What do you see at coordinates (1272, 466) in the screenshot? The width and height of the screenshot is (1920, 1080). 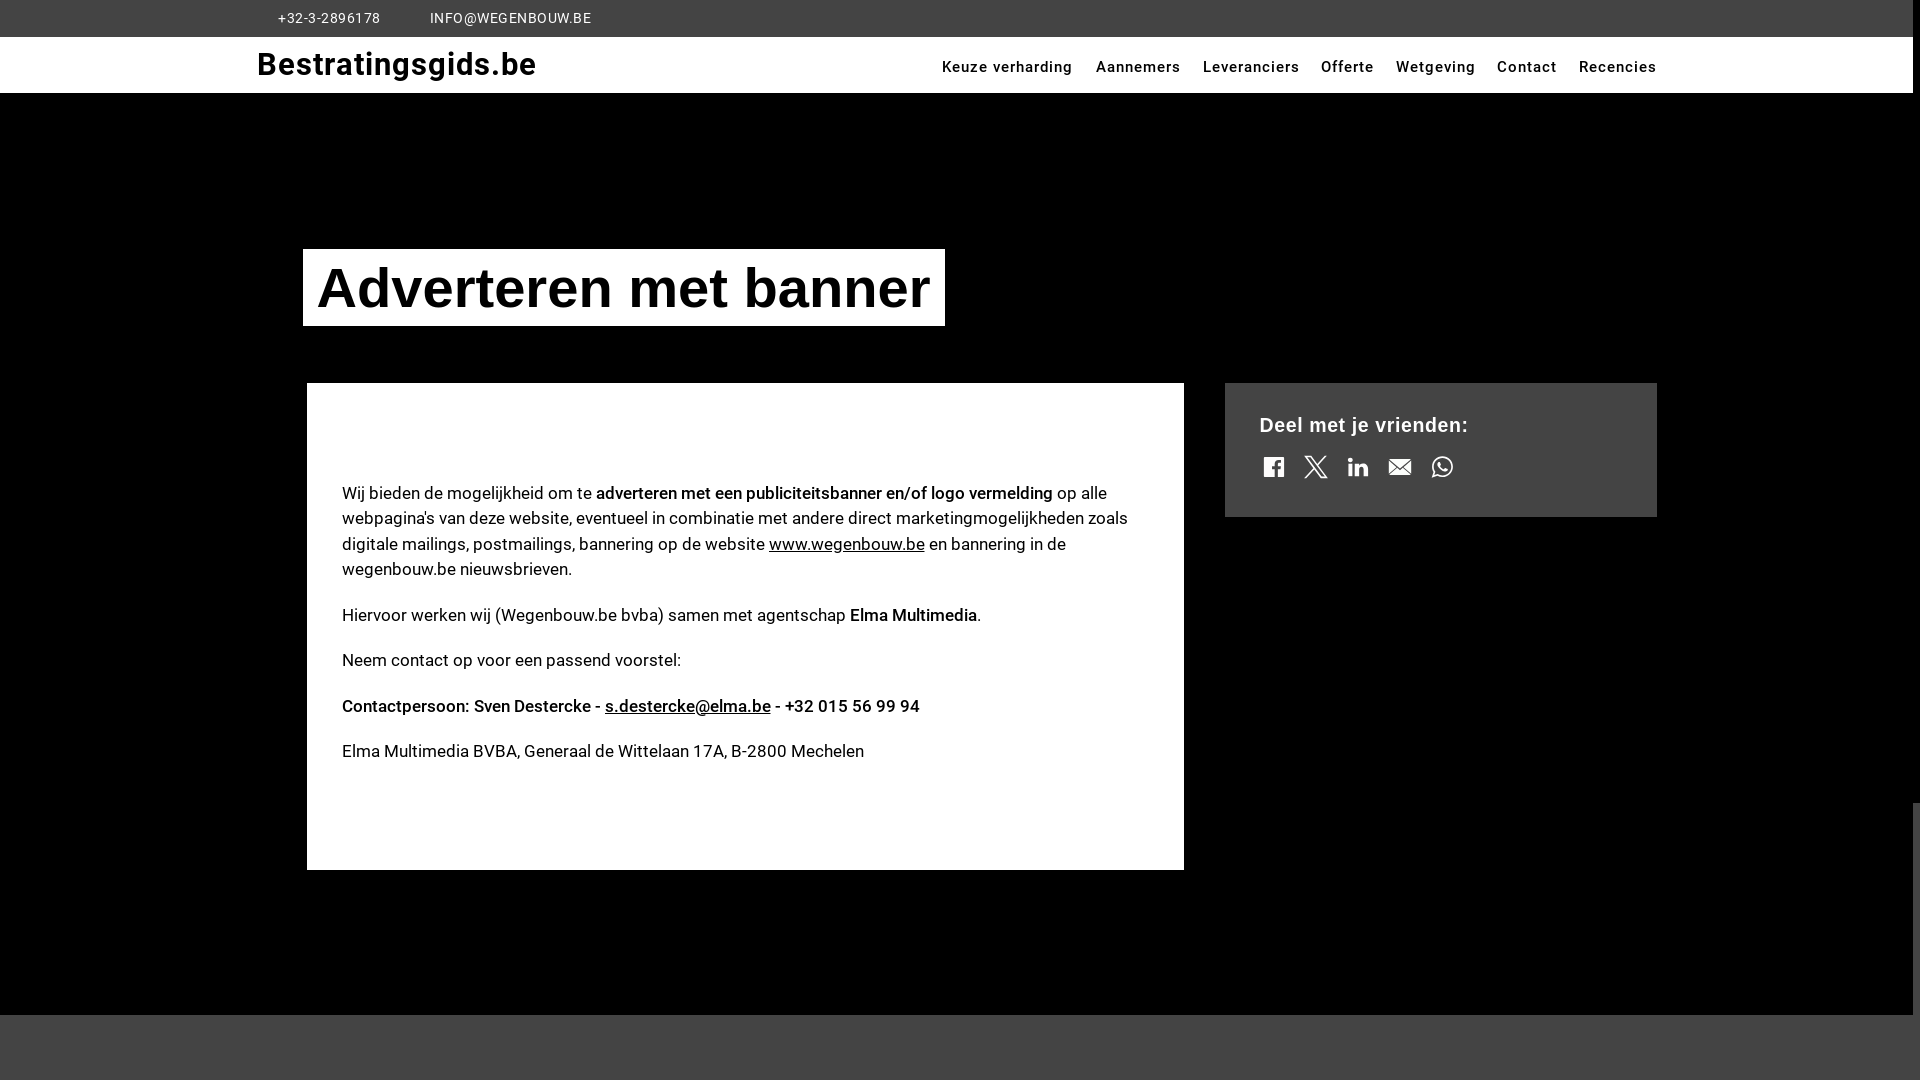 I see `'Share via facebook'` at bounding box center [1272, 466].